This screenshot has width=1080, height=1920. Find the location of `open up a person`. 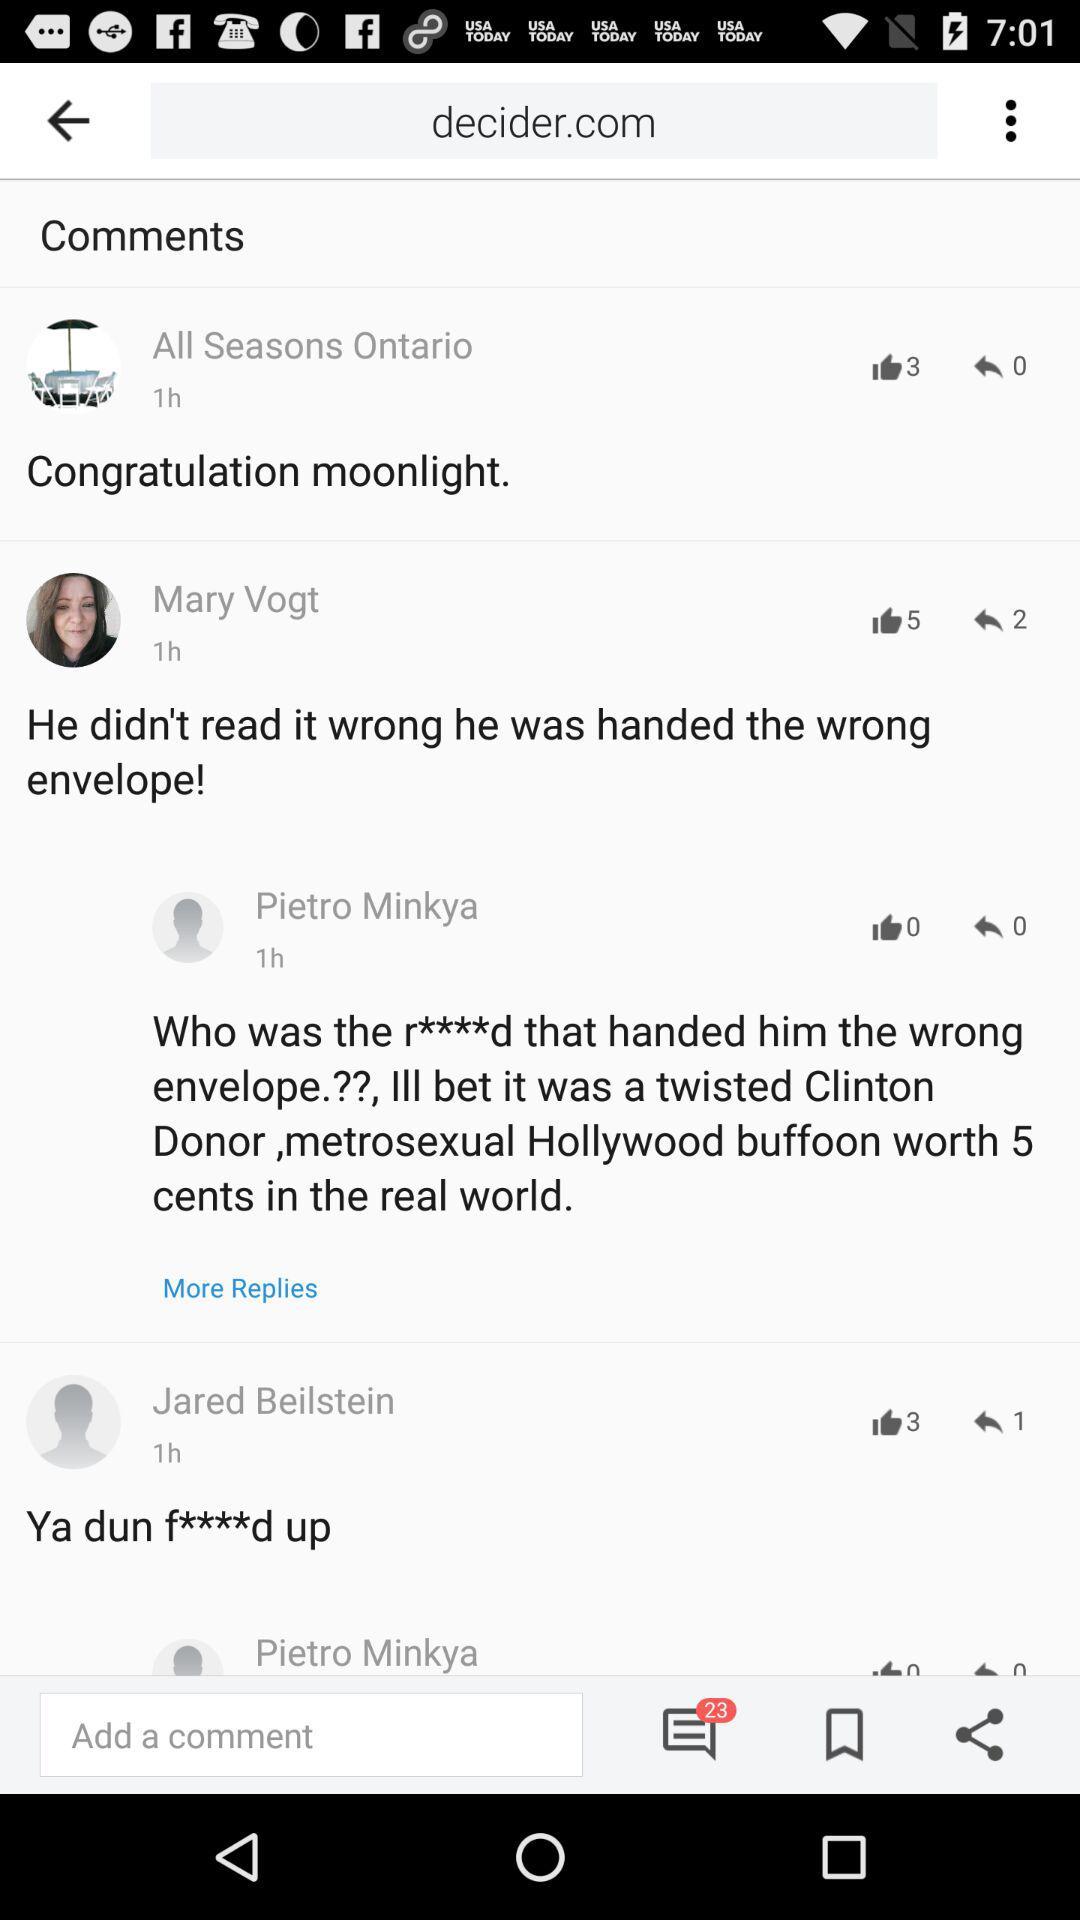

open up a person is located at coordinates (72, 1420).